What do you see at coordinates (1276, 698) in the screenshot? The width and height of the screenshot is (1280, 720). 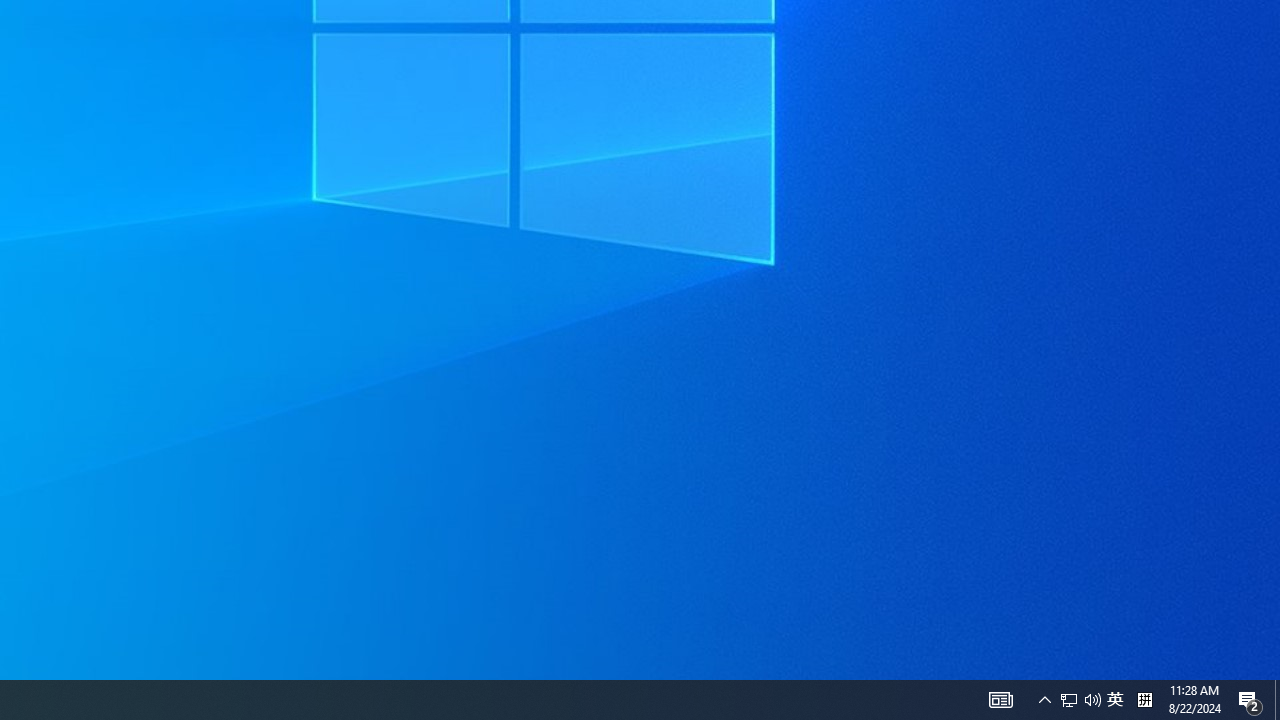 I see `'Show desktop'` at bounding box center [1276, 698].